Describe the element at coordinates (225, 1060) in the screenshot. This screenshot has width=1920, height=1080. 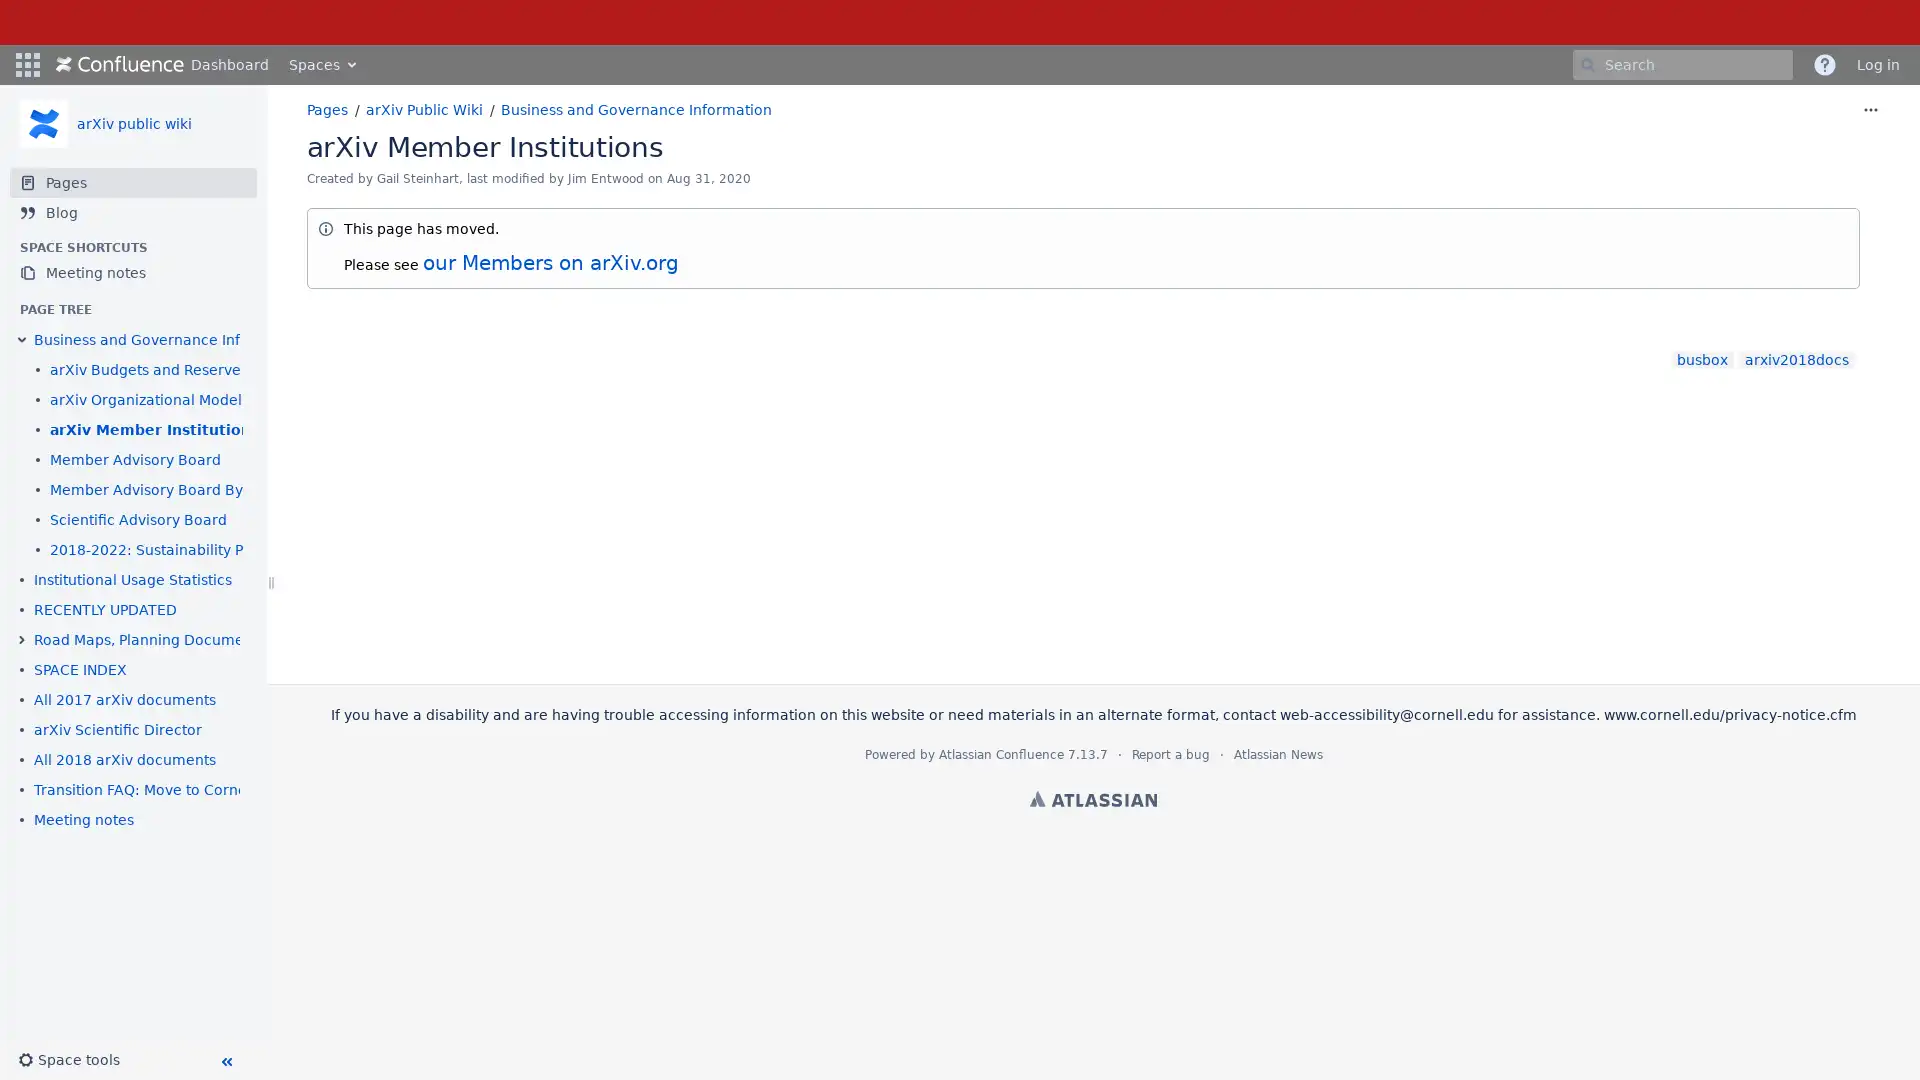
I see `Collapse sidebar ( [ )` at that location.